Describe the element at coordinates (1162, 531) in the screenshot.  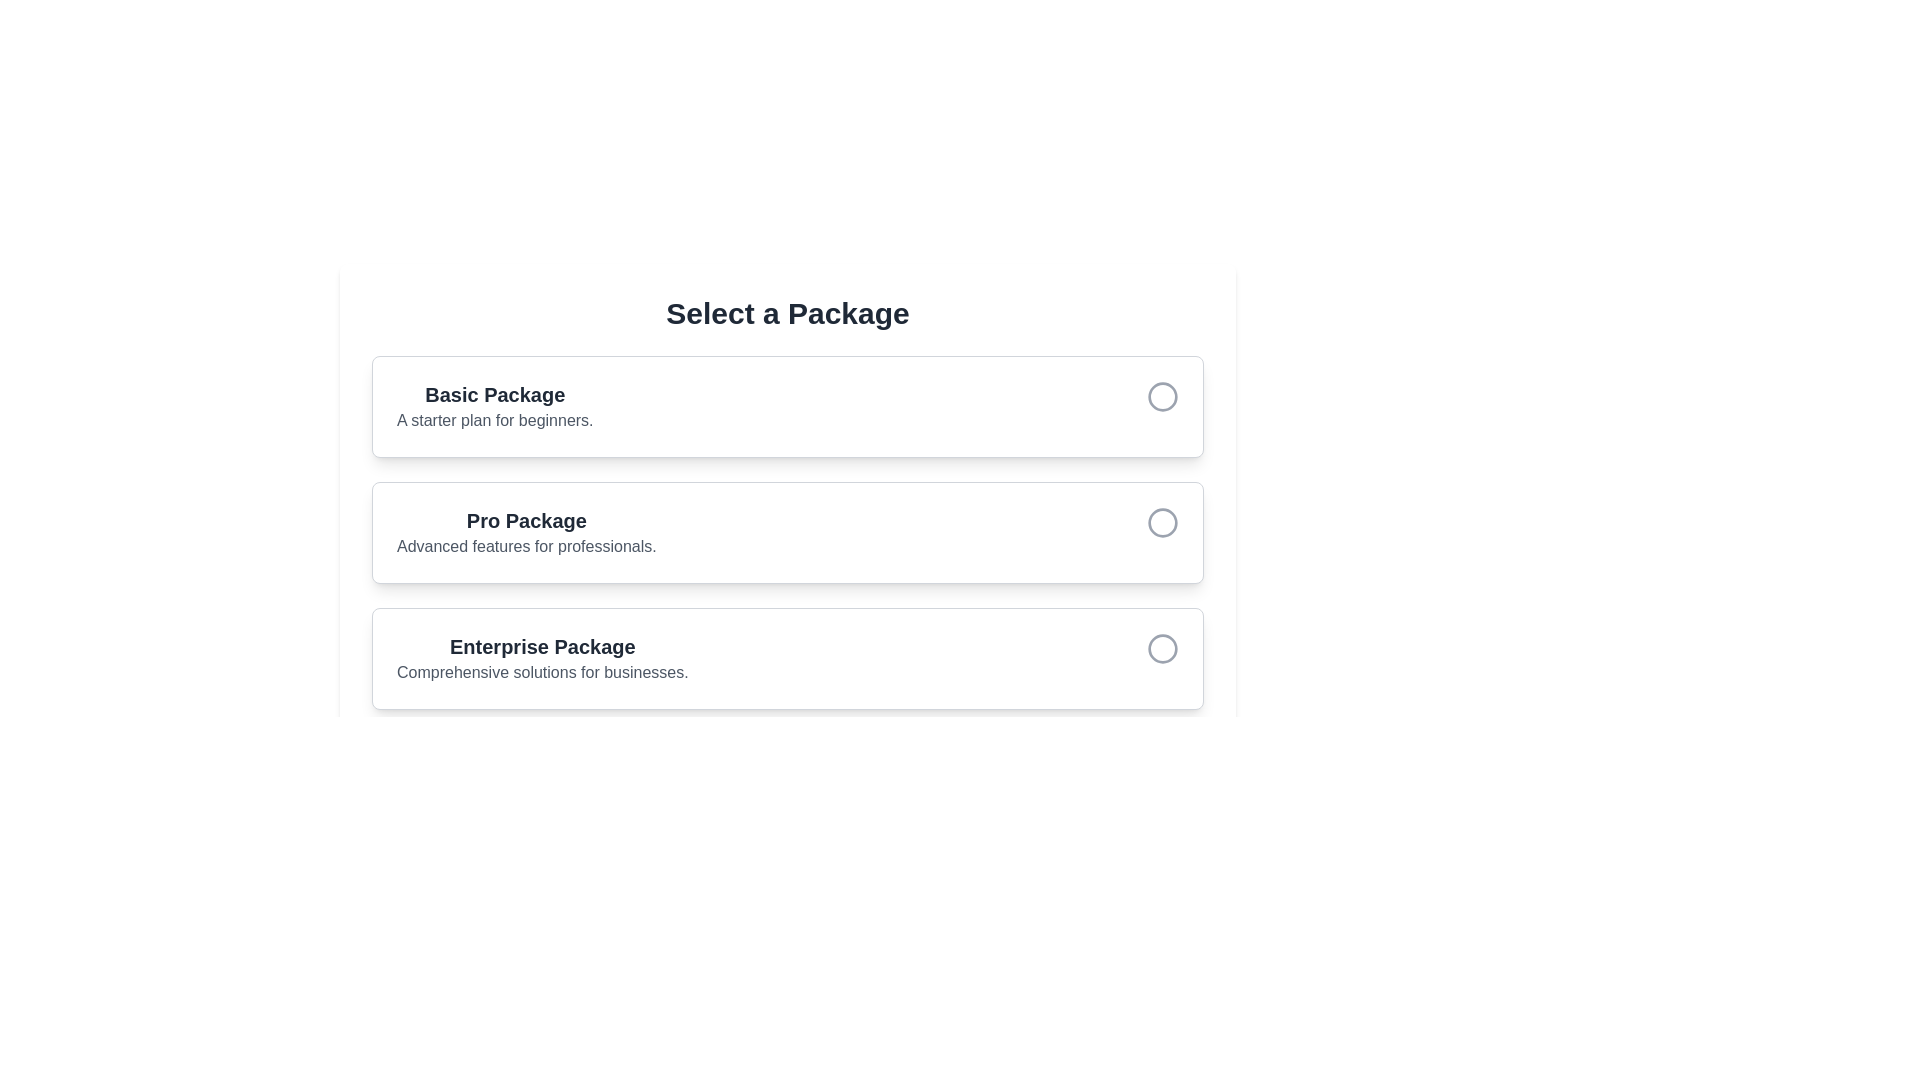
I see `the status indicator for the 'Pro Package' option, which is positioned to the right of the description 'Advanced features for professionals.'` at that location.